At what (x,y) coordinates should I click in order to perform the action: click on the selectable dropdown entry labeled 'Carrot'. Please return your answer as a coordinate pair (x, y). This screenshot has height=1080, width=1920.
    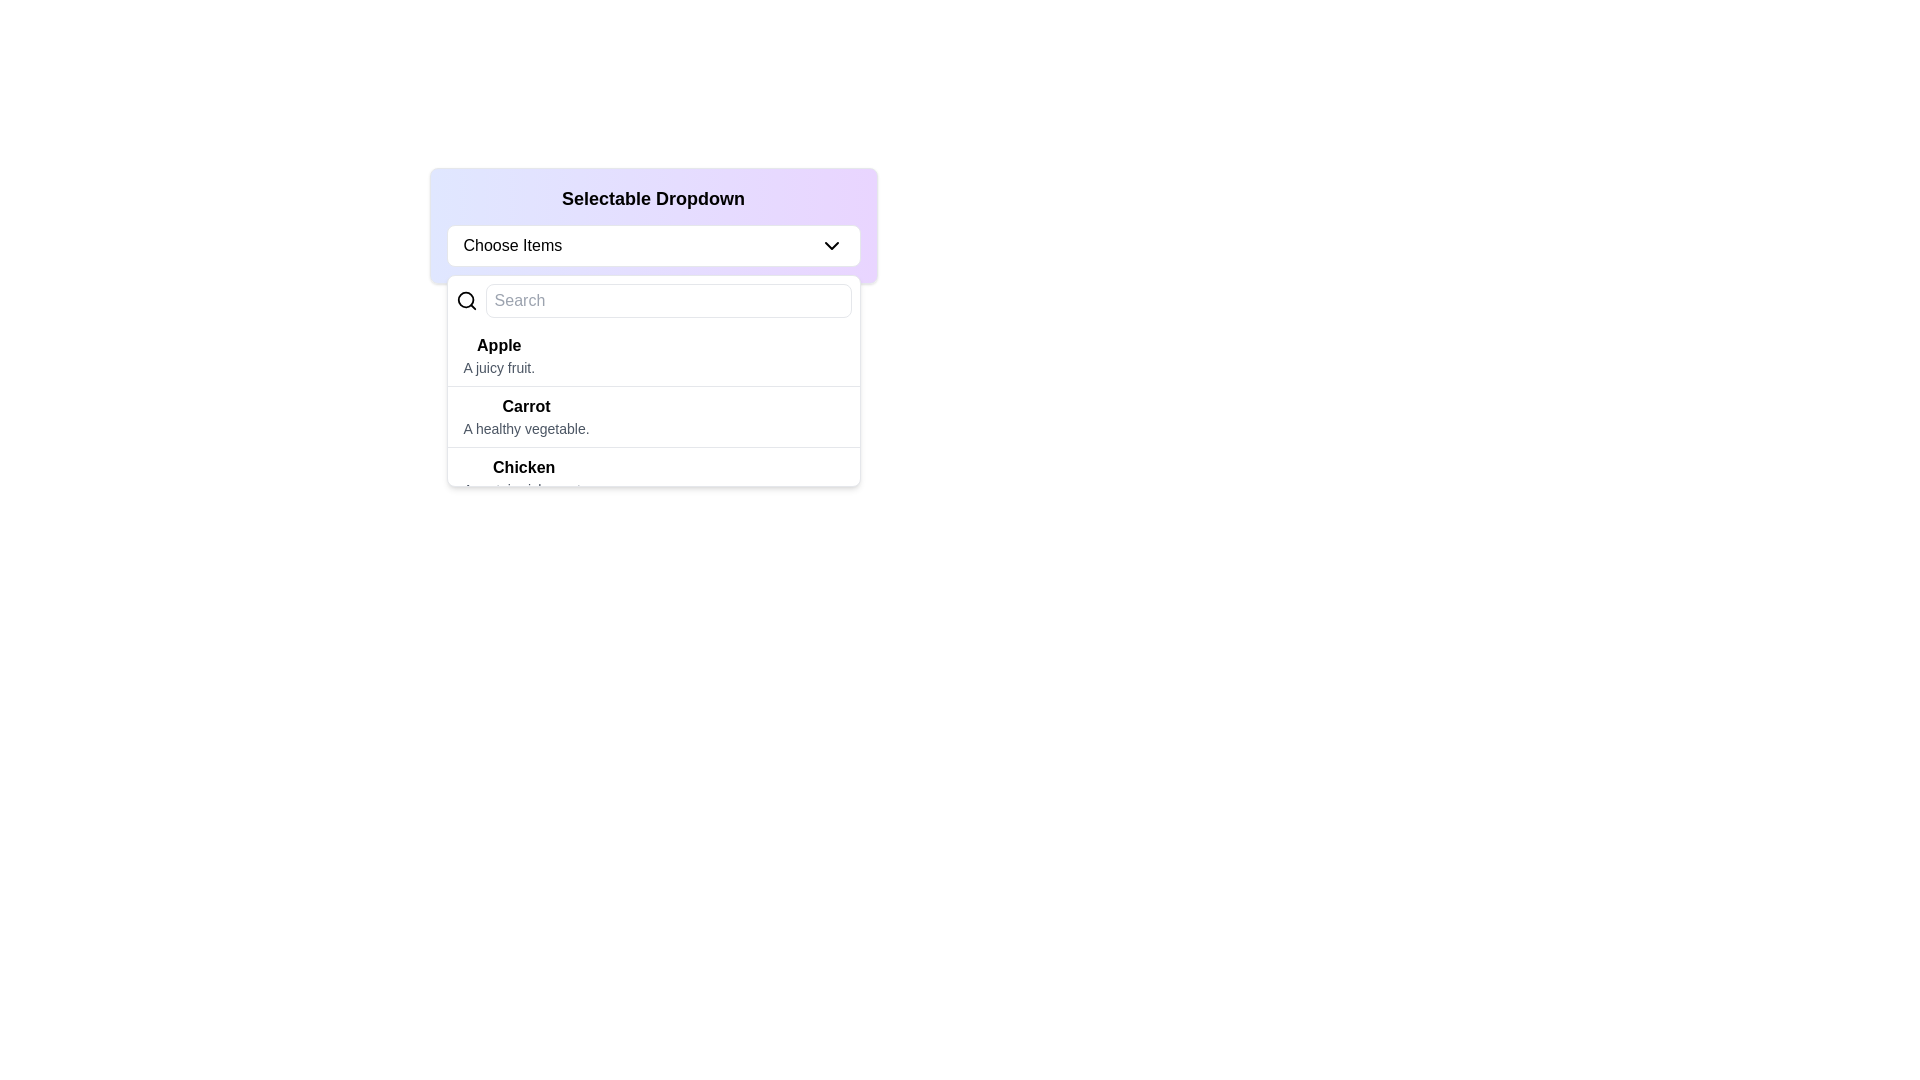
    Looking at the image, I should click on (653, 405).